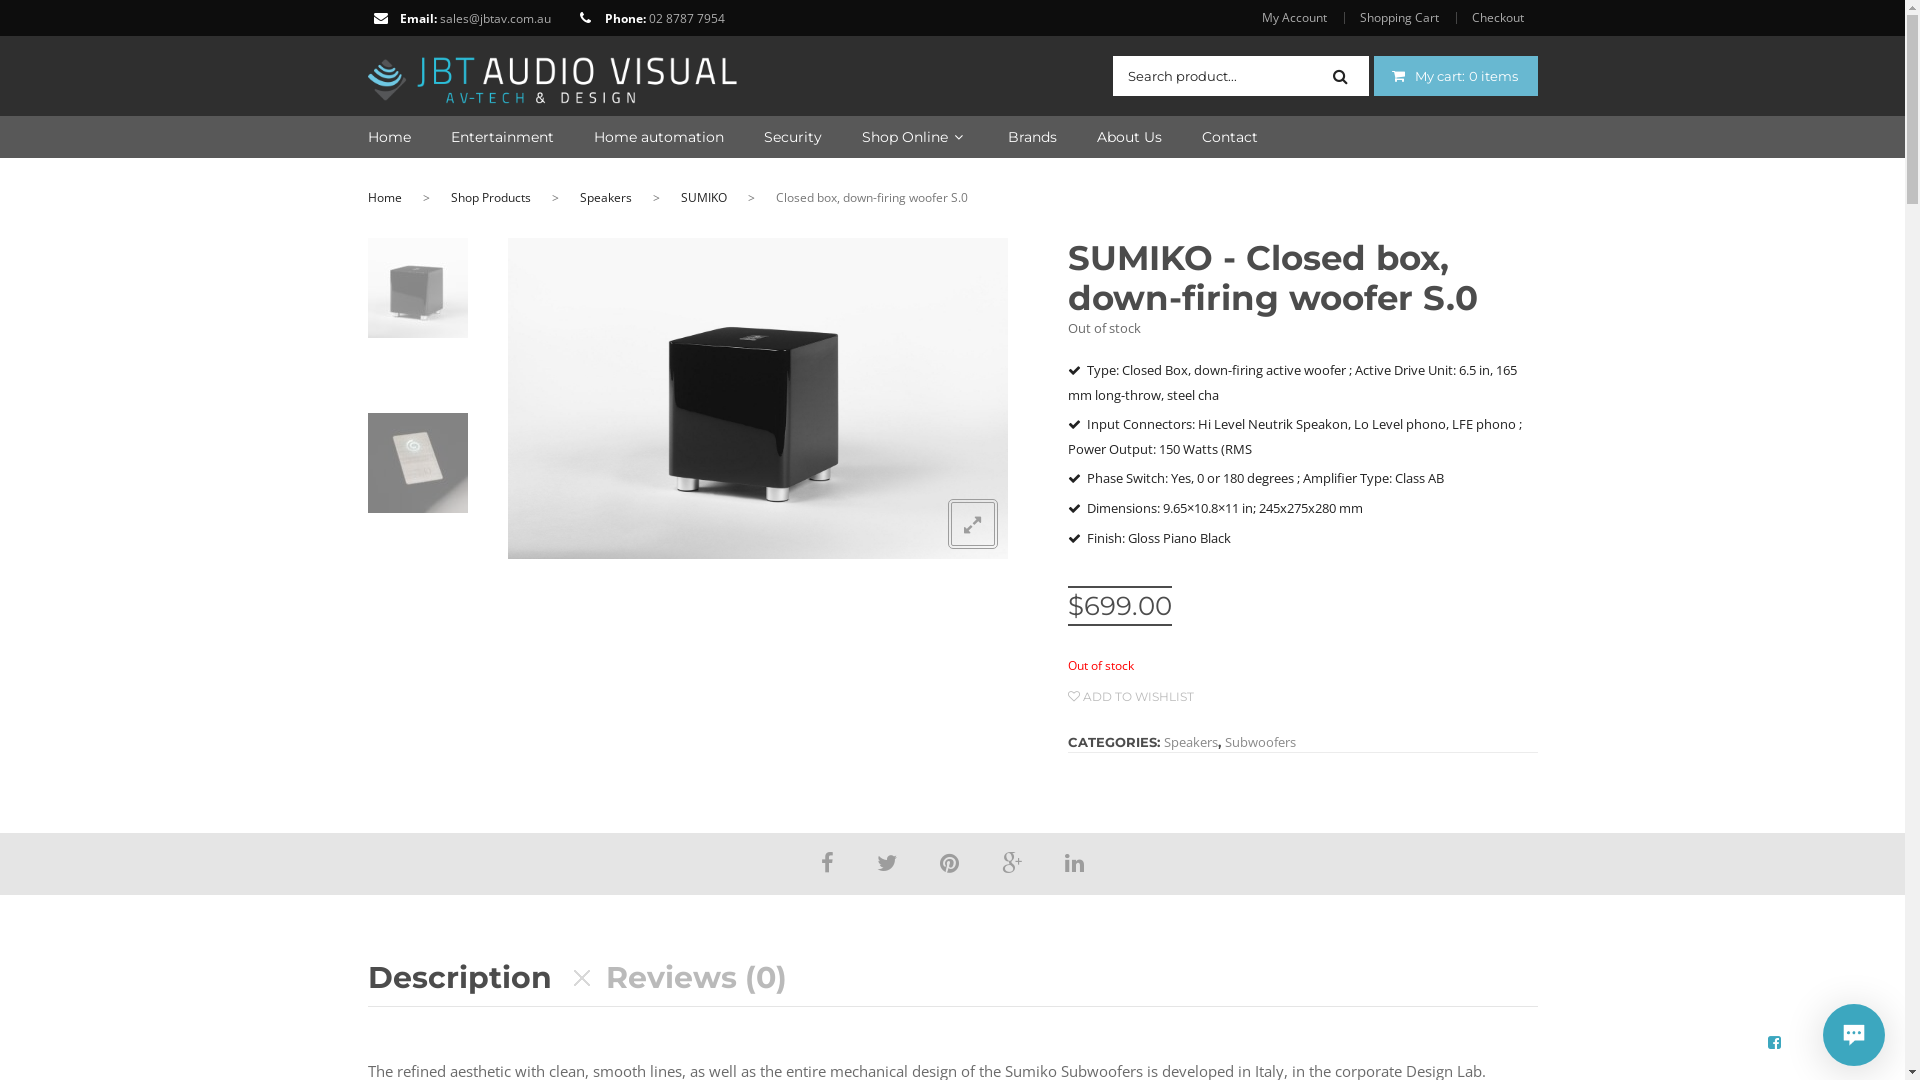 The image size is (1920, 1080). Describe the element at coordinates (368, 977) in the screenshot. I see `'Description'` at that location.